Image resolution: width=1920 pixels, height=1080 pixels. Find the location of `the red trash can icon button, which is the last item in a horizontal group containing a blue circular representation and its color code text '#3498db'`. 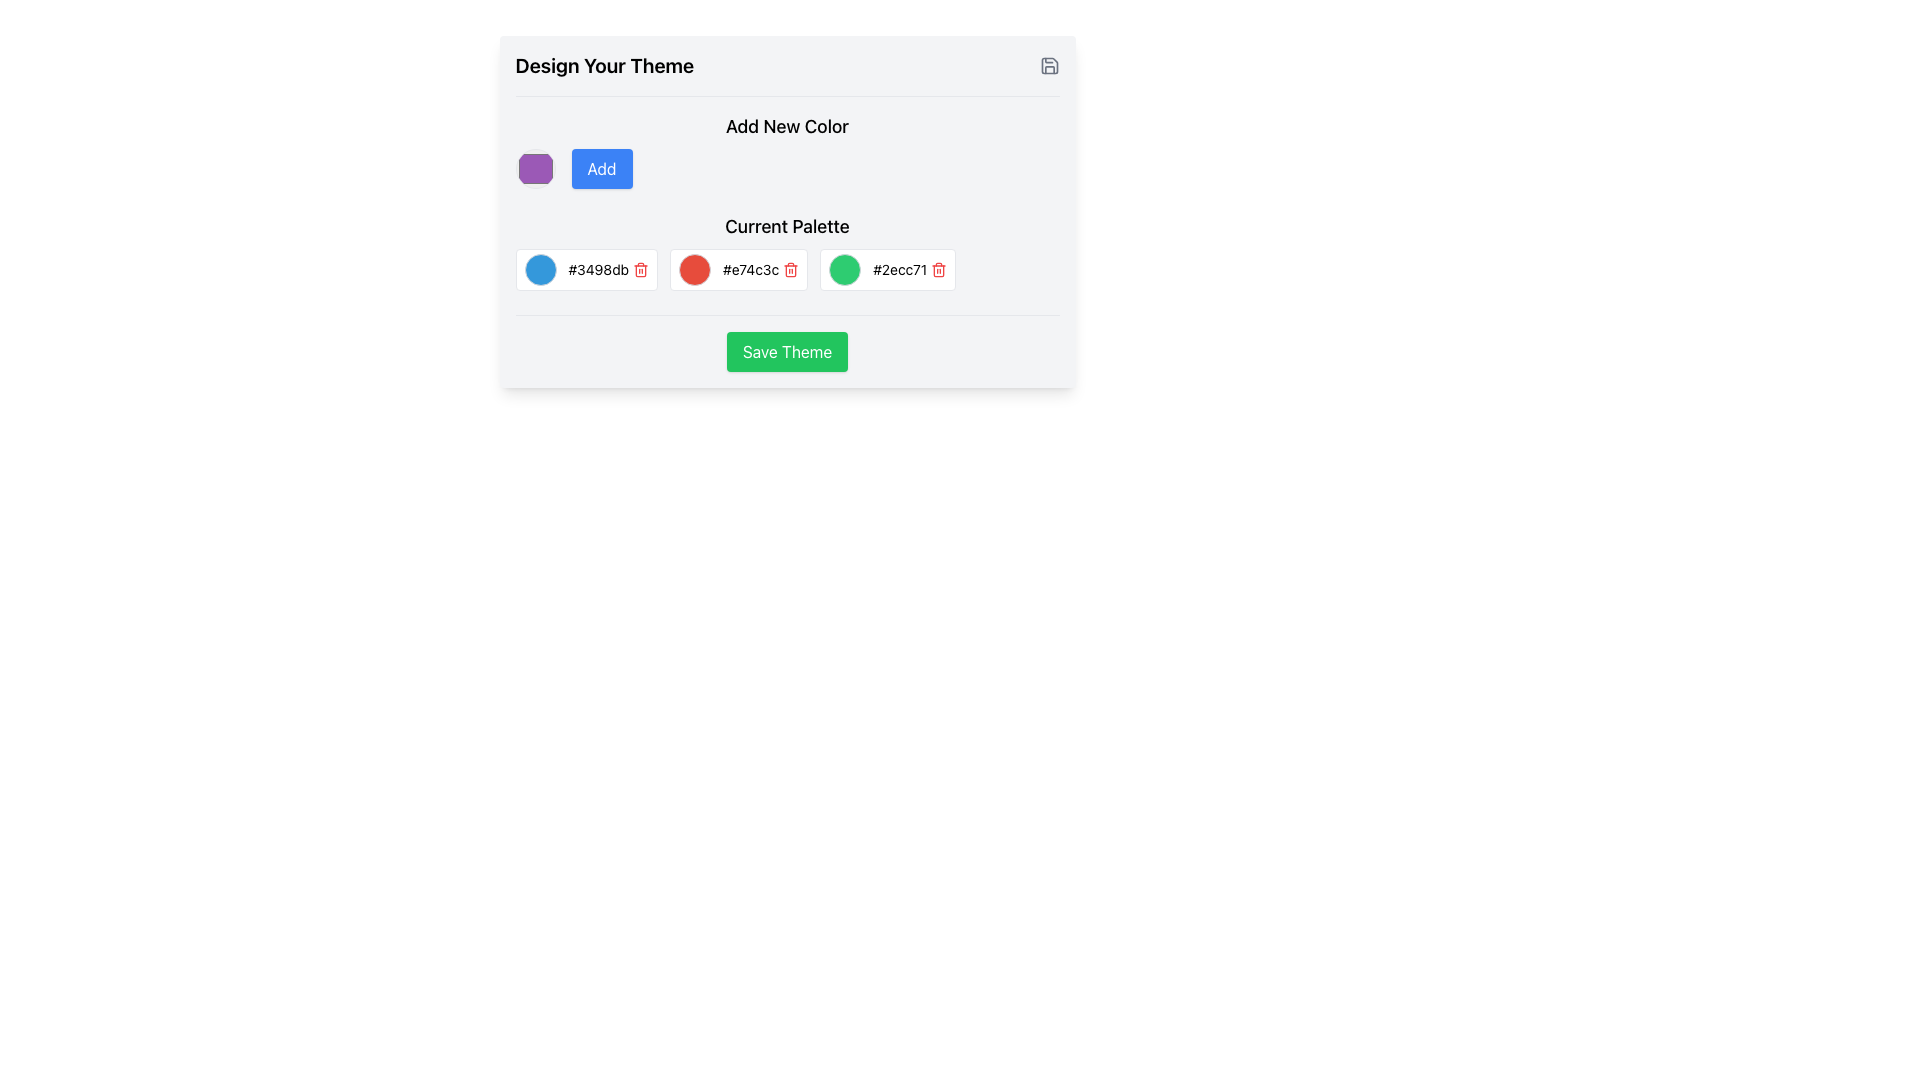

the red trash can icon button, which is the last item in a horizontal group containing a blue circular representation and its color code text '#3498db' is located at coordinates (641, 270).